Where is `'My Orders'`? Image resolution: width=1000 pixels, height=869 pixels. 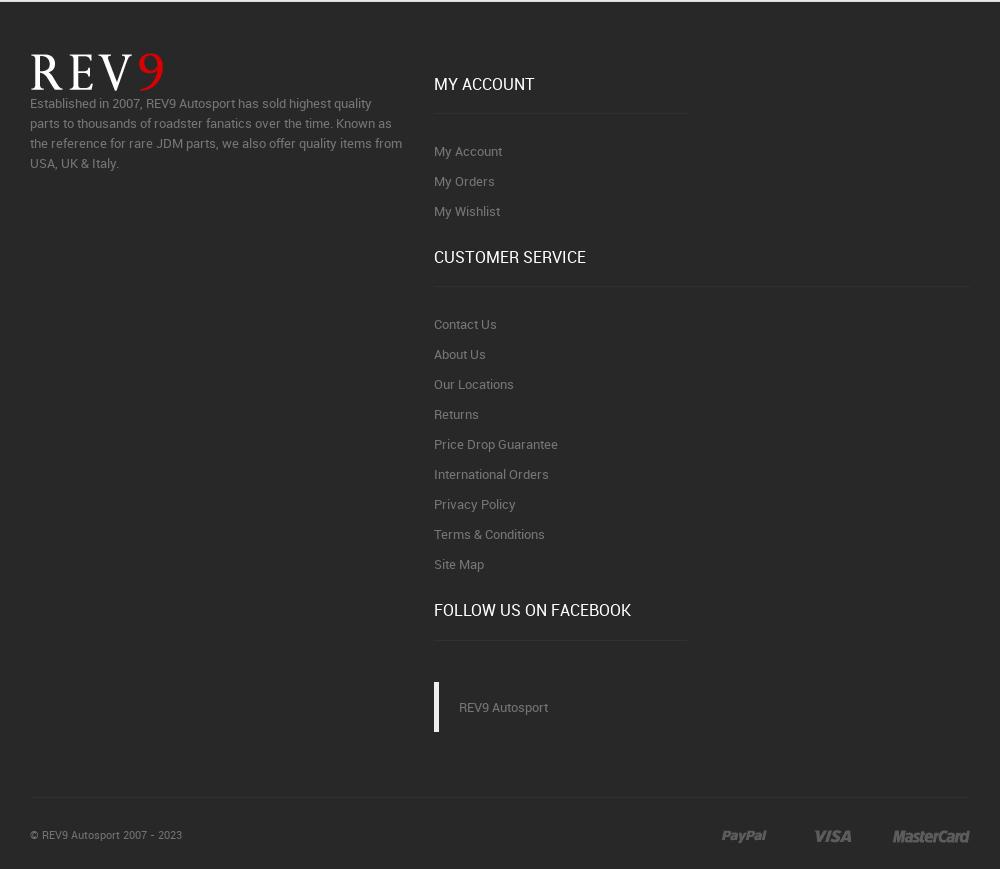 'My Orders' is located at coordinates (434, 178).